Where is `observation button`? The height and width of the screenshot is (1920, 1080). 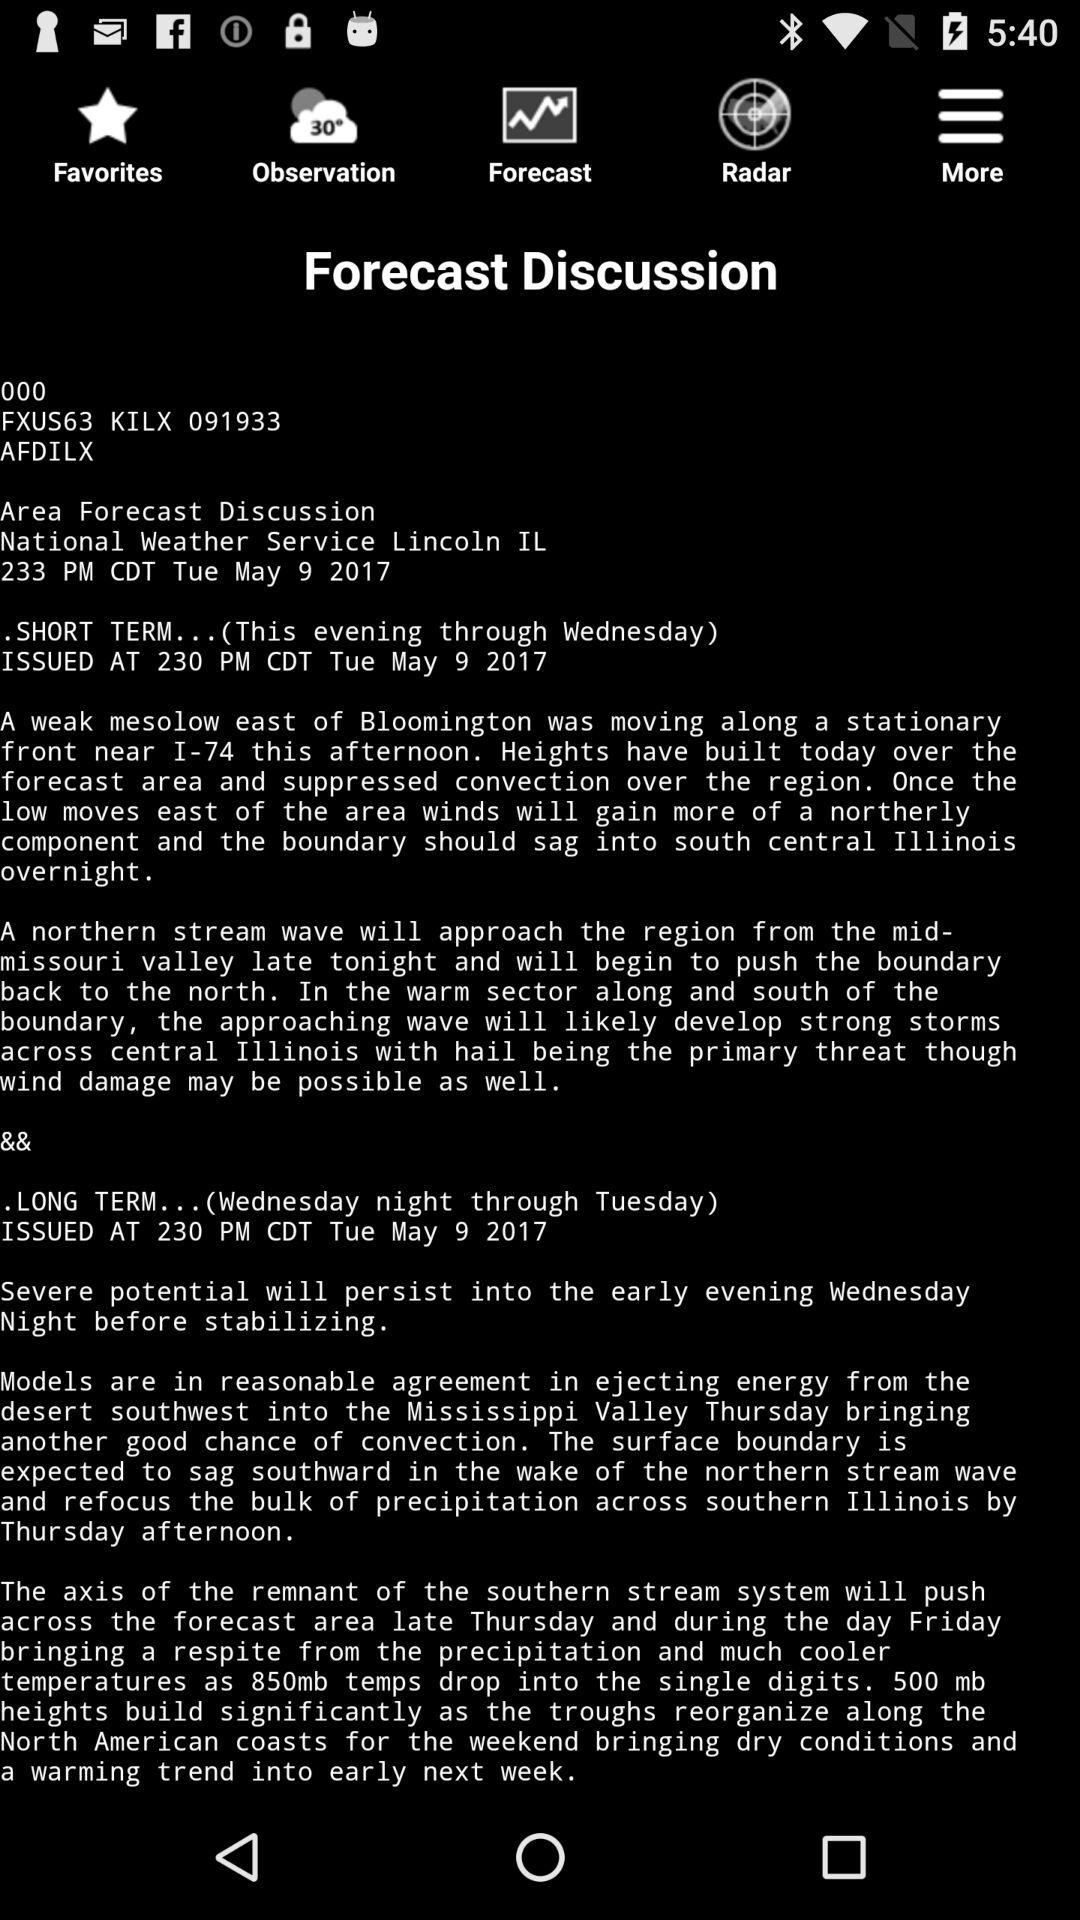
observation button is located at coordinates (323, 124).